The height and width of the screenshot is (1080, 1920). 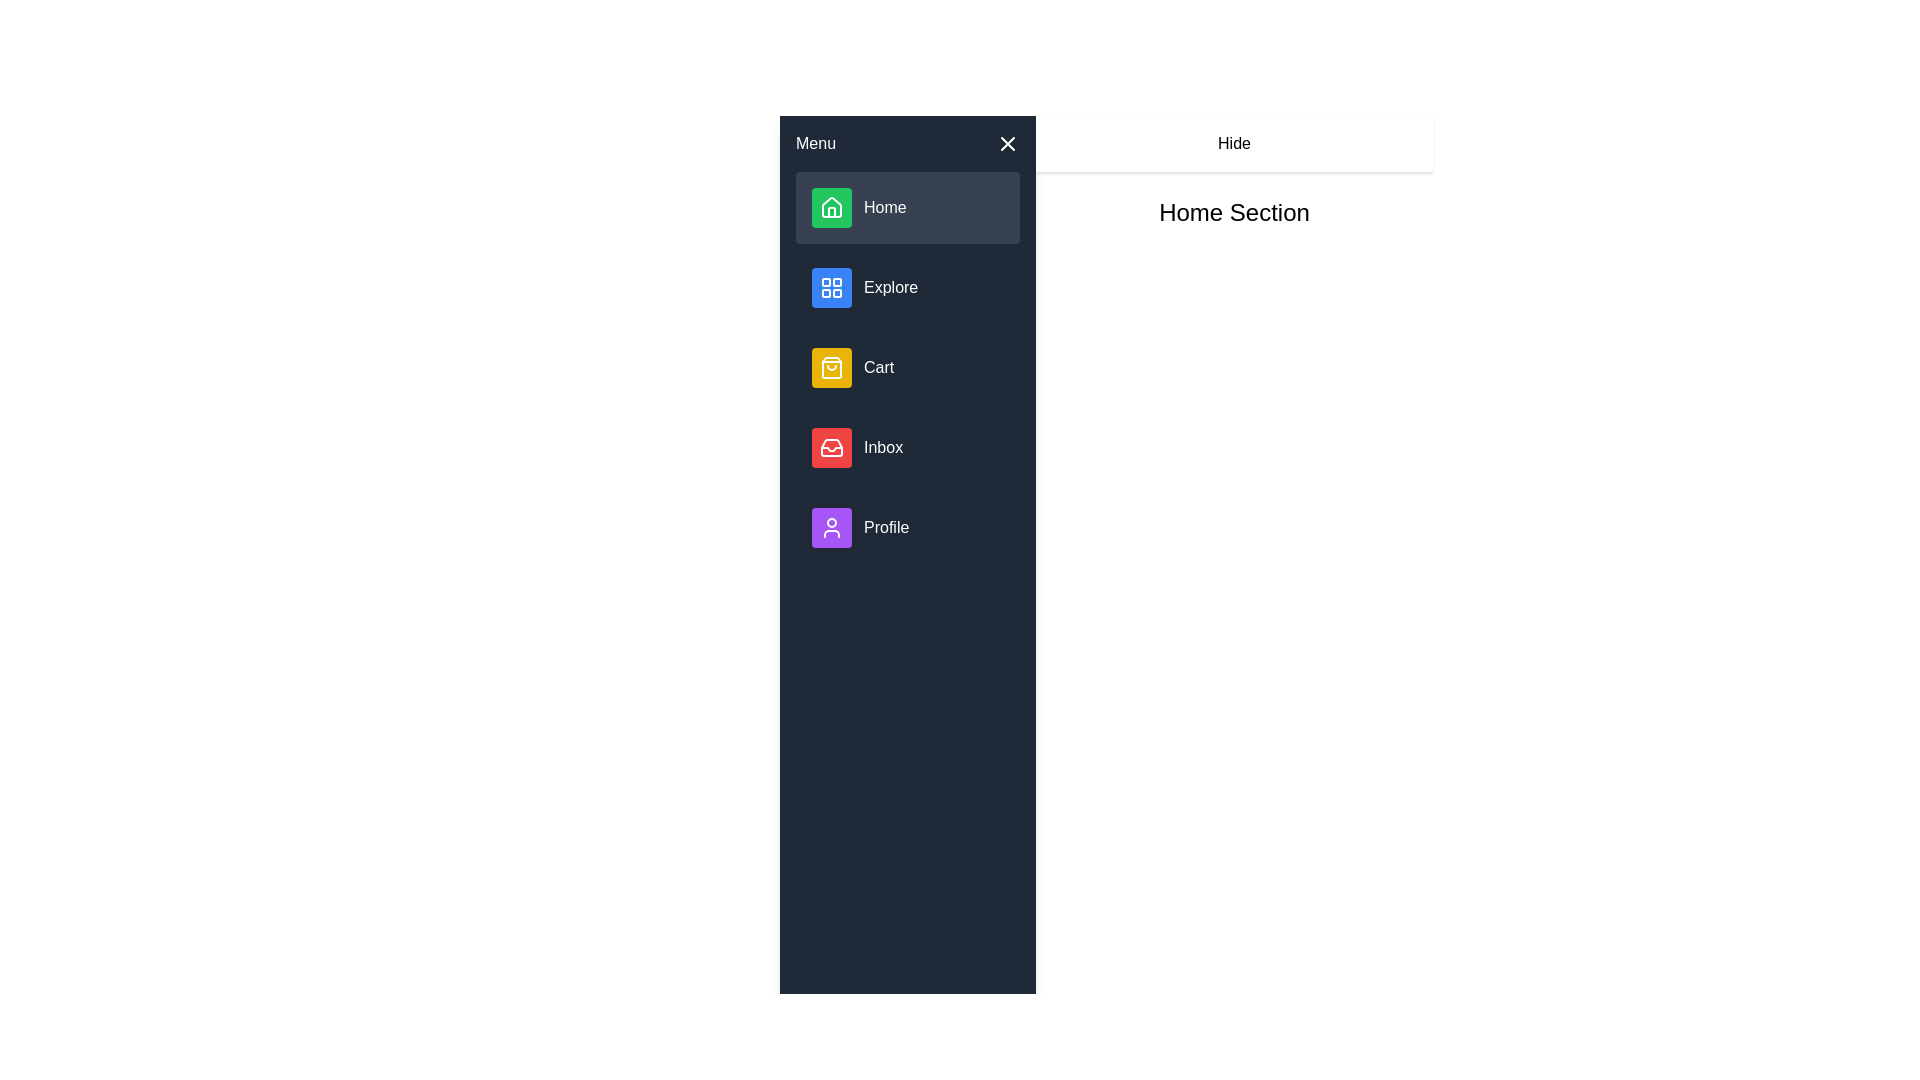 I want to click on the 'Profile' icon located at the bottom of the sidebar menu, so click(x=831, y=527).